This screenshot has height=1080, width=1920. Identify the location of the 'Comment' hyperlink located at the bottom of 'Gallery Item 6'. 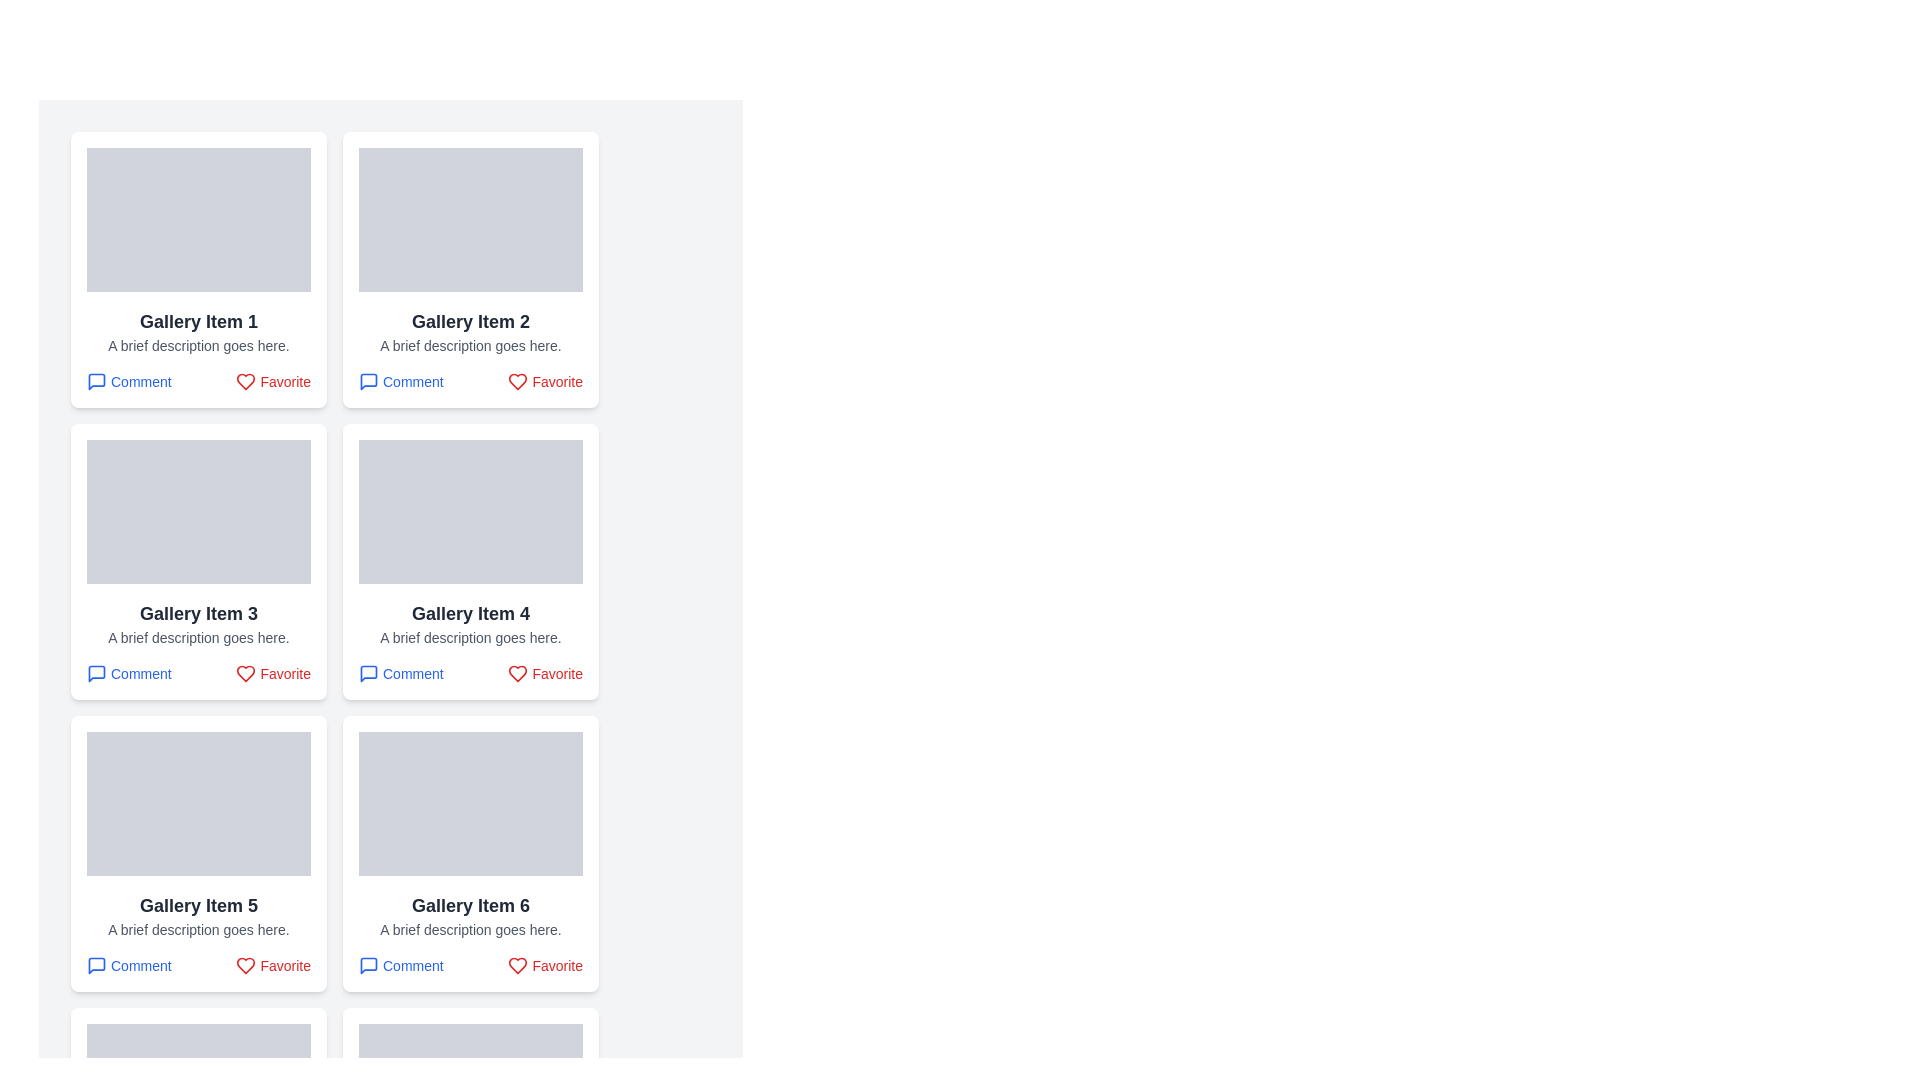
(400, 964).